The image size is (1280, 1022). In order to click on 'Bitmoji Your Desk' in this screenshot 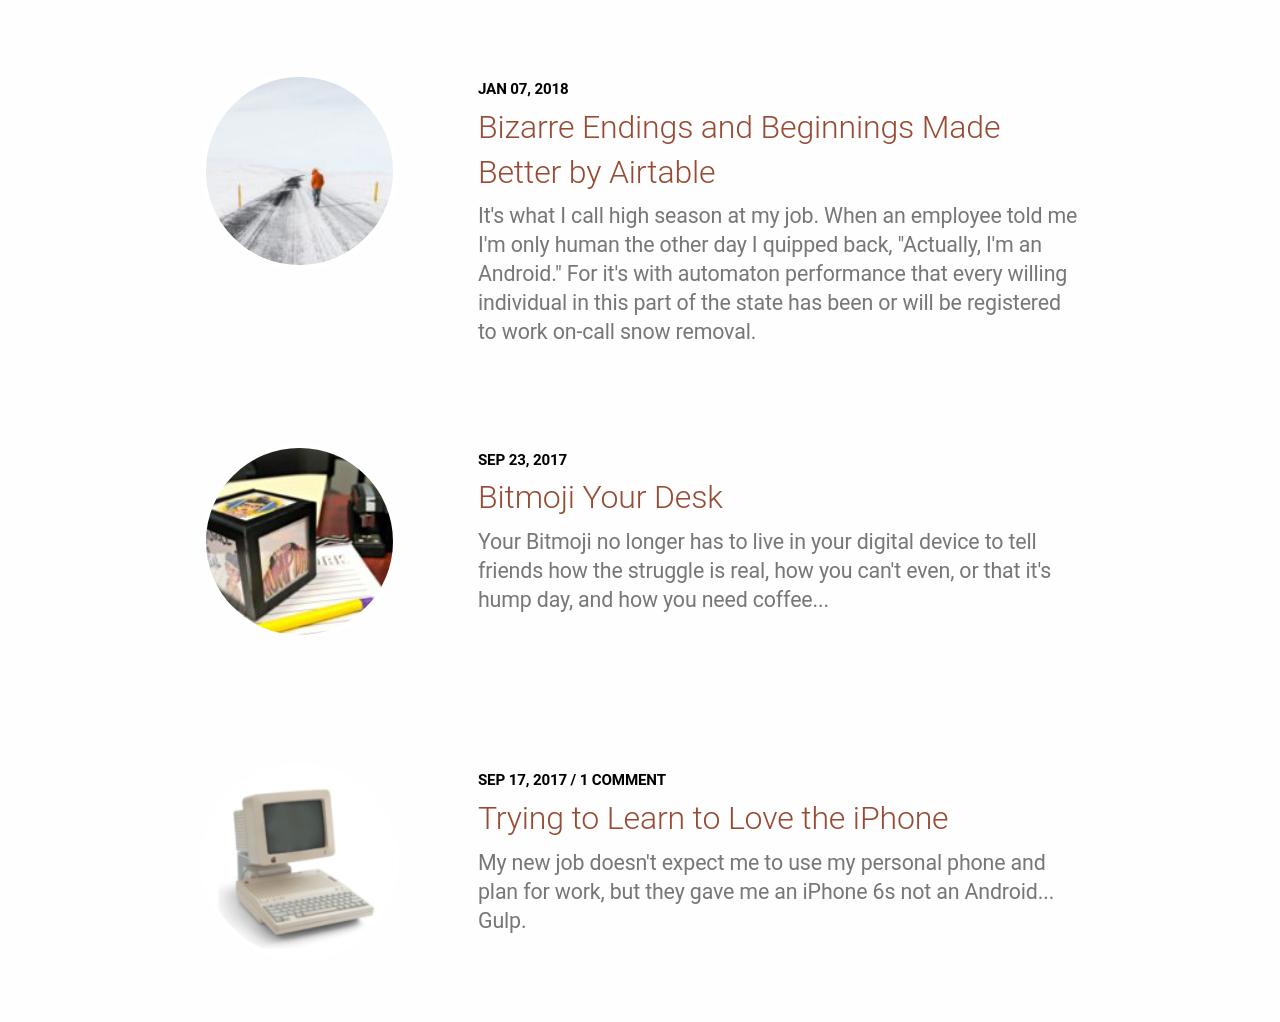, I will do `click(598, 496)`.